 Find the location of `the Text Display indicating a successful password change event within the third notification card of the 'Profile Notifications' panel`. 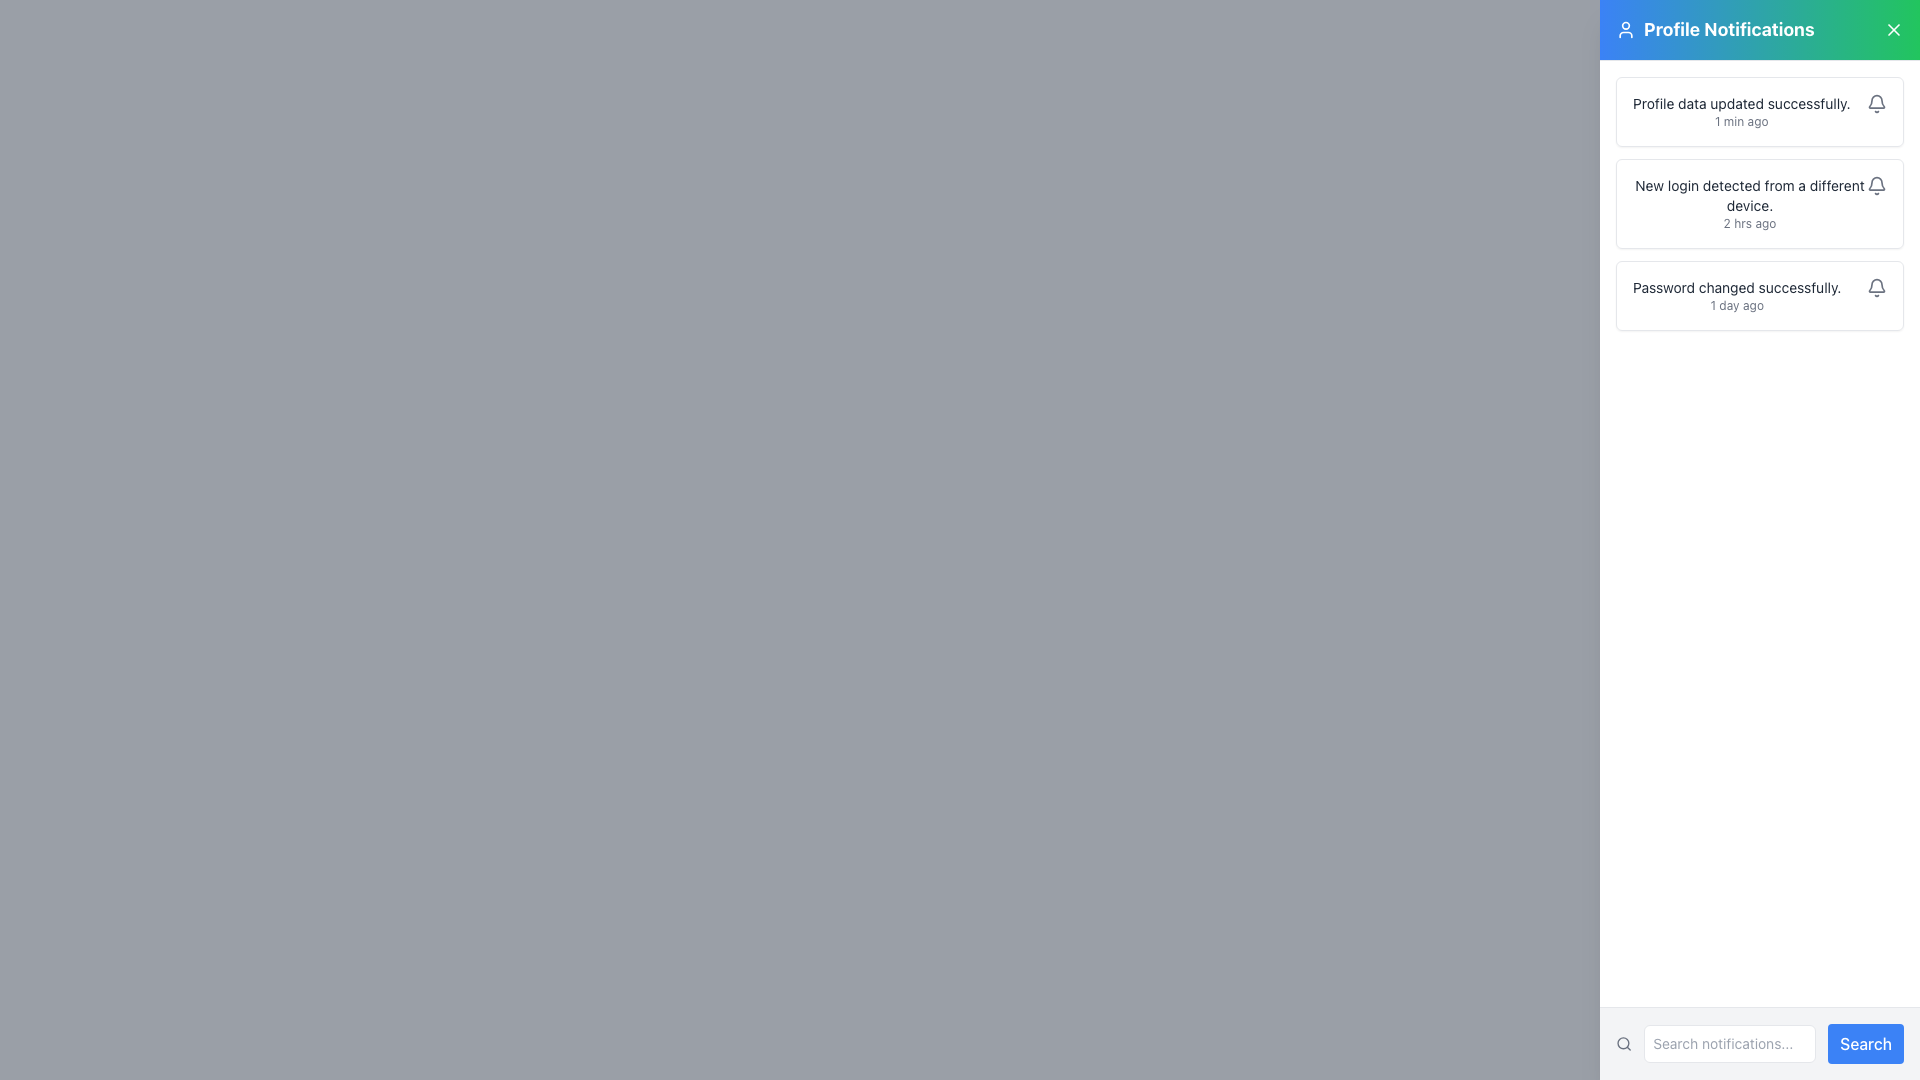

the Text Display indicating a successful password change event within the third notification card of the 'Profile Notifications' panel is located at coordinates (1736, 296).